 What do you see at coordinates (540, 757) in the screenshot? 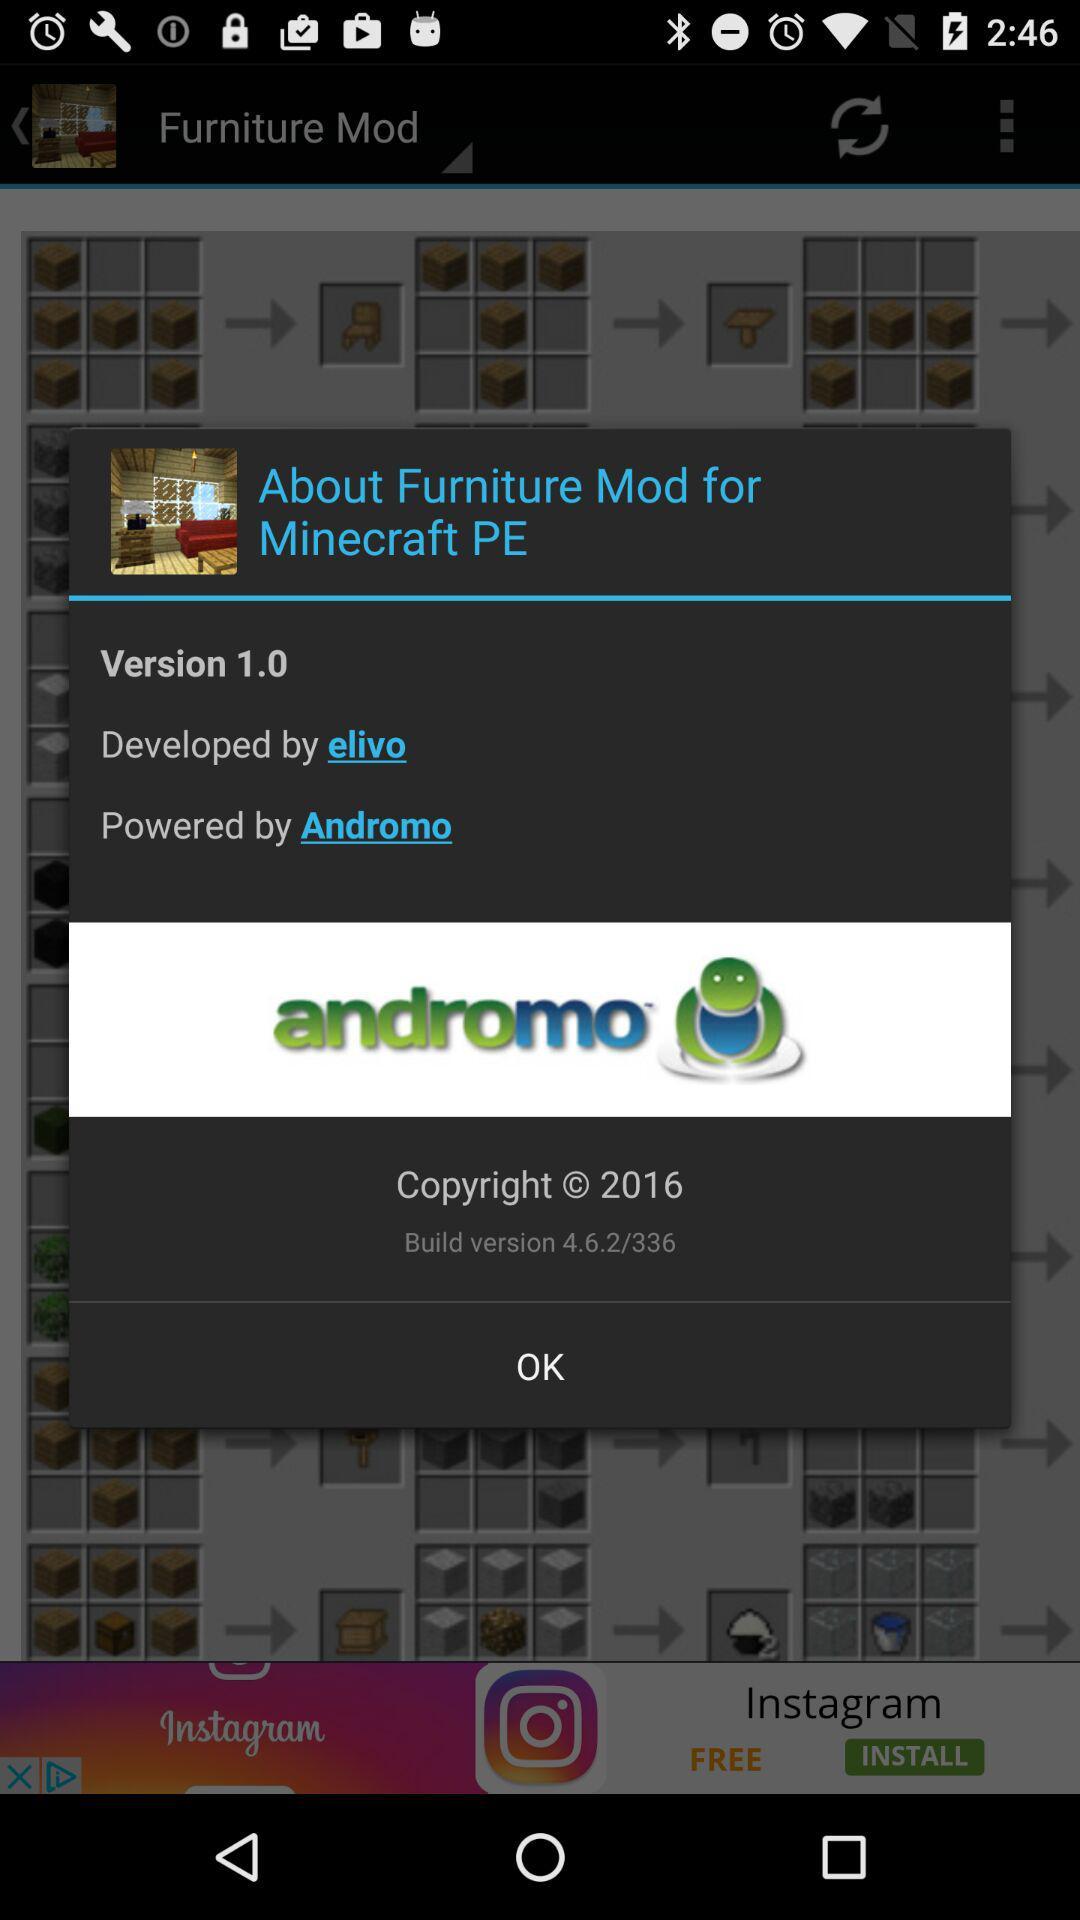
I see `item below version 1.0 item` at bounding box center [540, 757].